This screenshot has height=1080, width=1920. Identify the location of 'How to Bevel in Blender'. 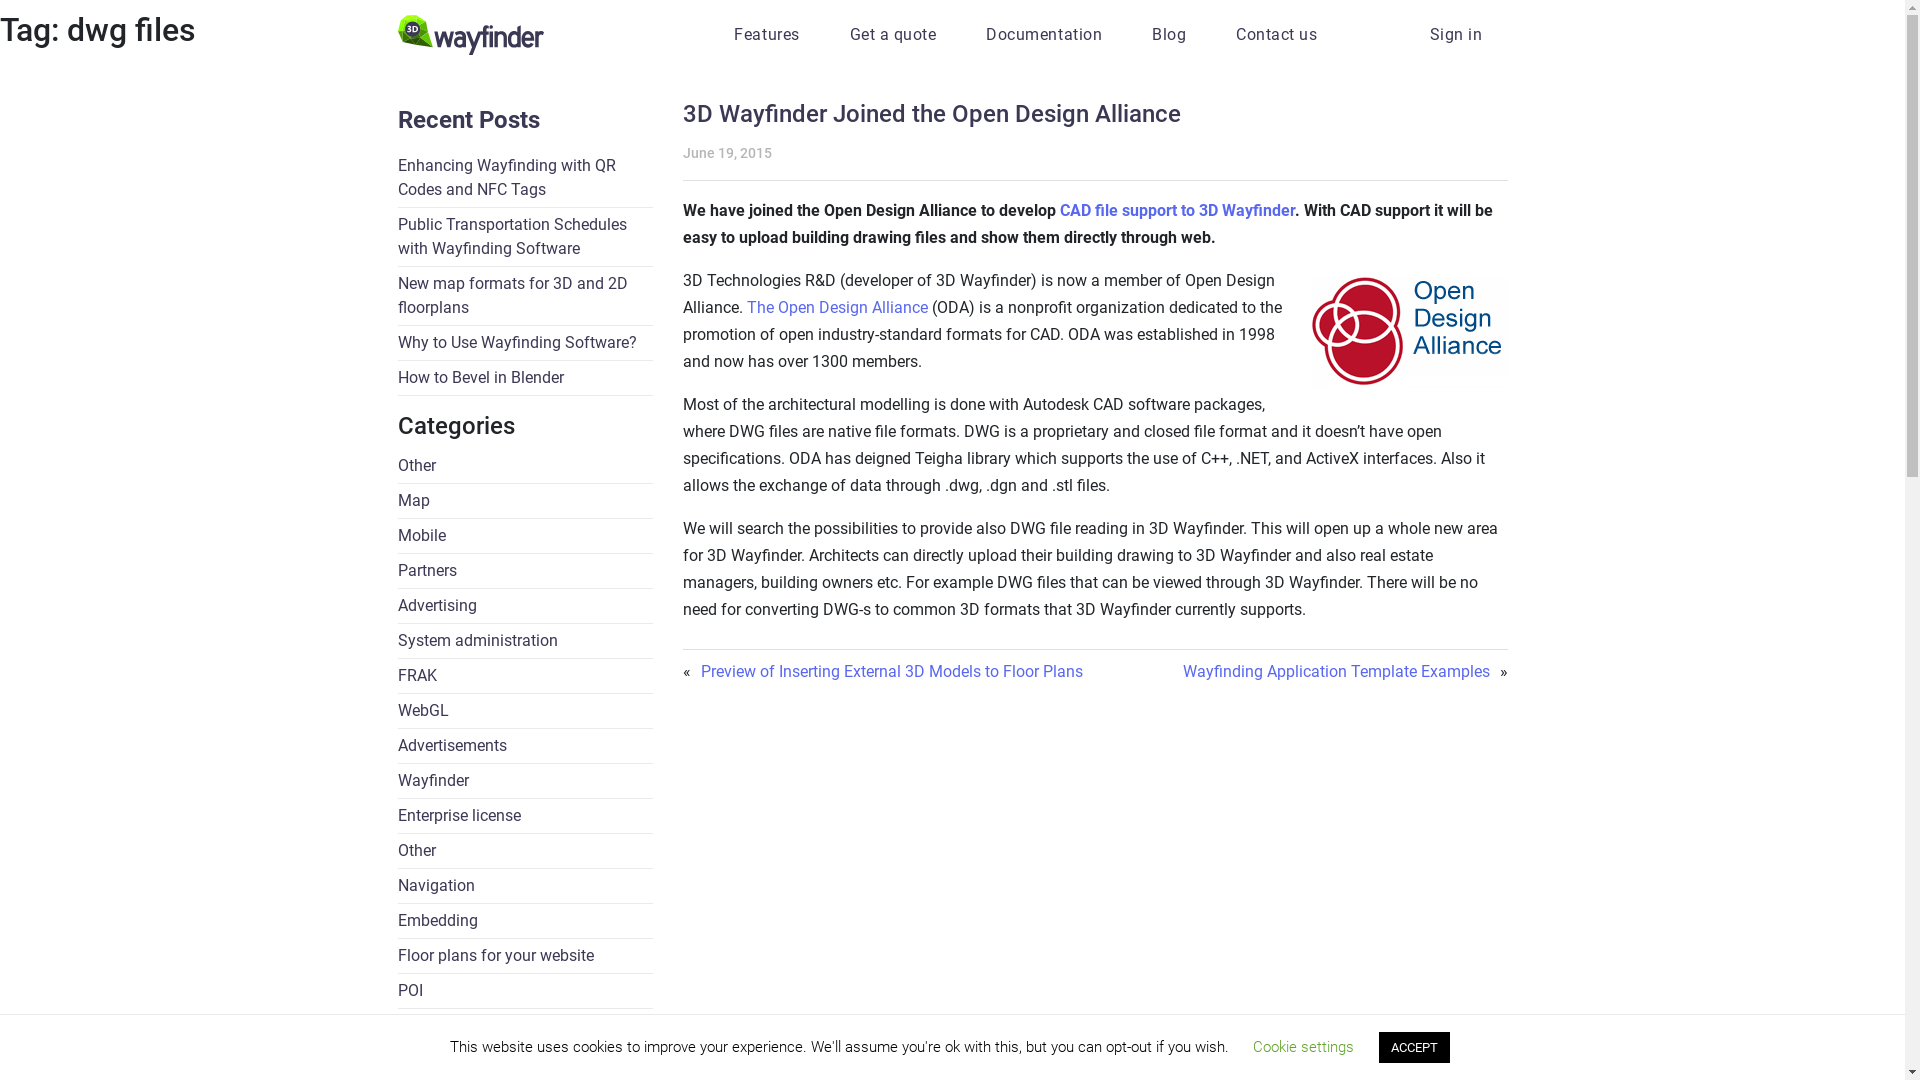
(398, 378).